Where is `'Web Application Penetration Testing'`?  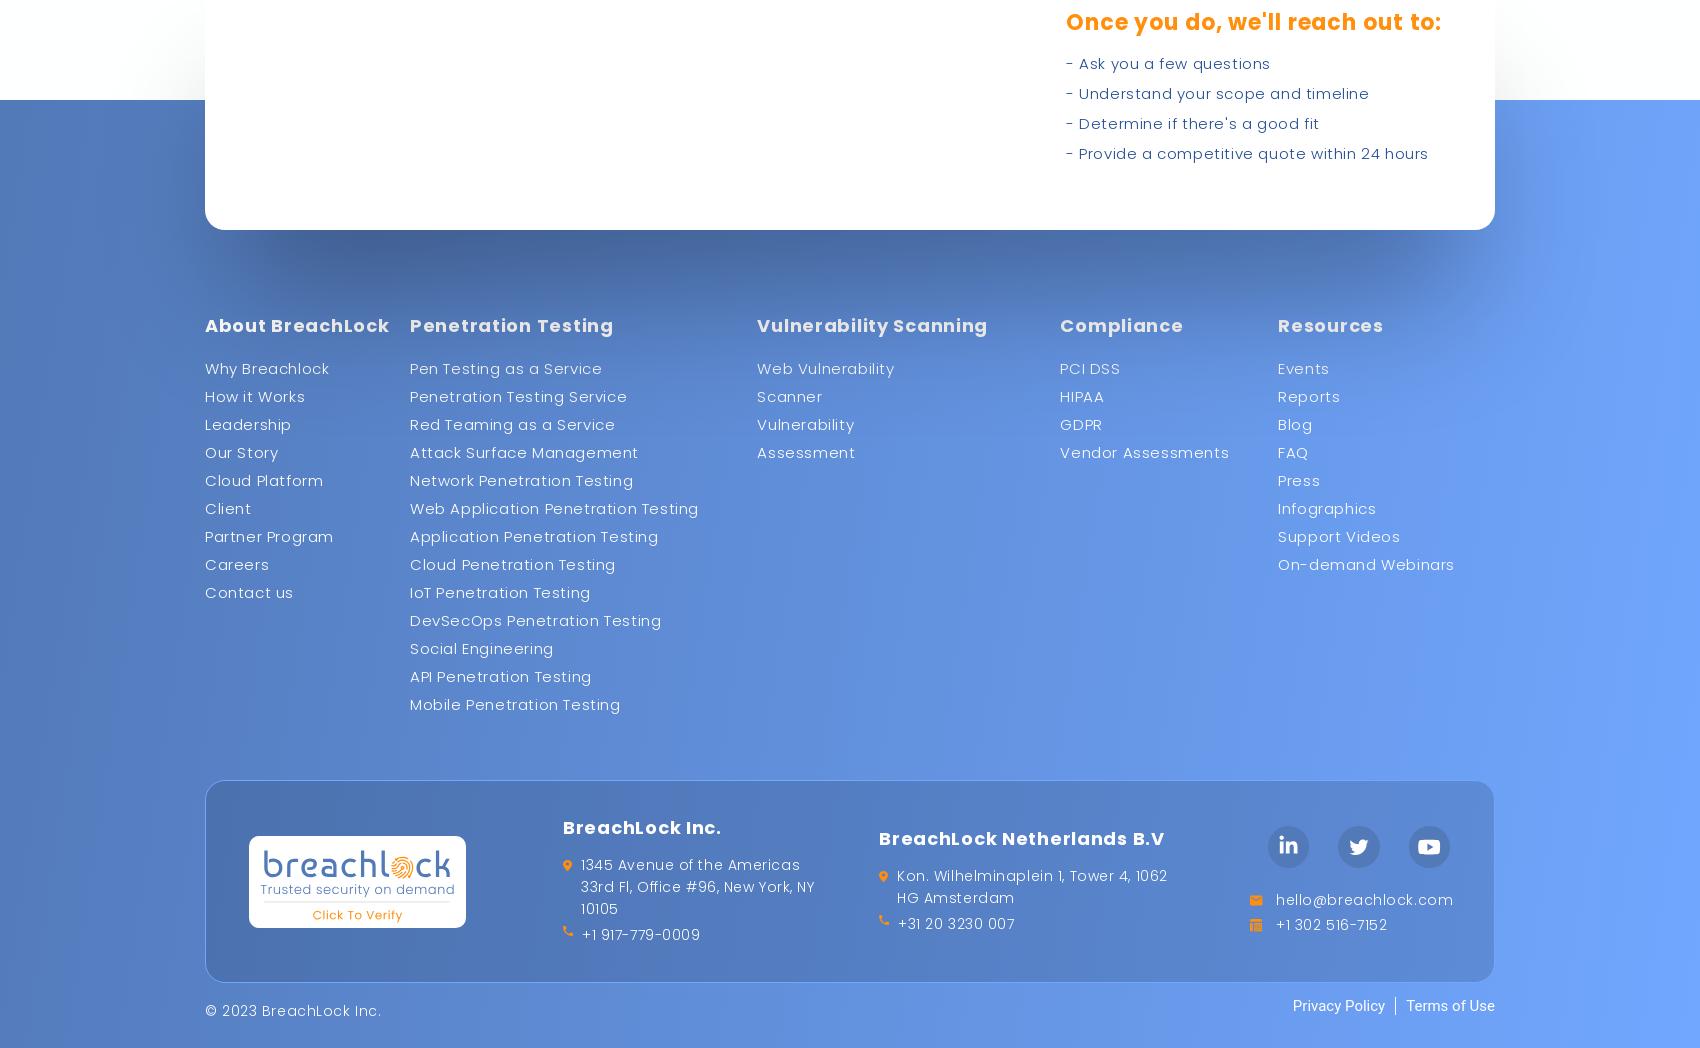 'Web Application Penetration Testing' is located at coordinates (553, 508).